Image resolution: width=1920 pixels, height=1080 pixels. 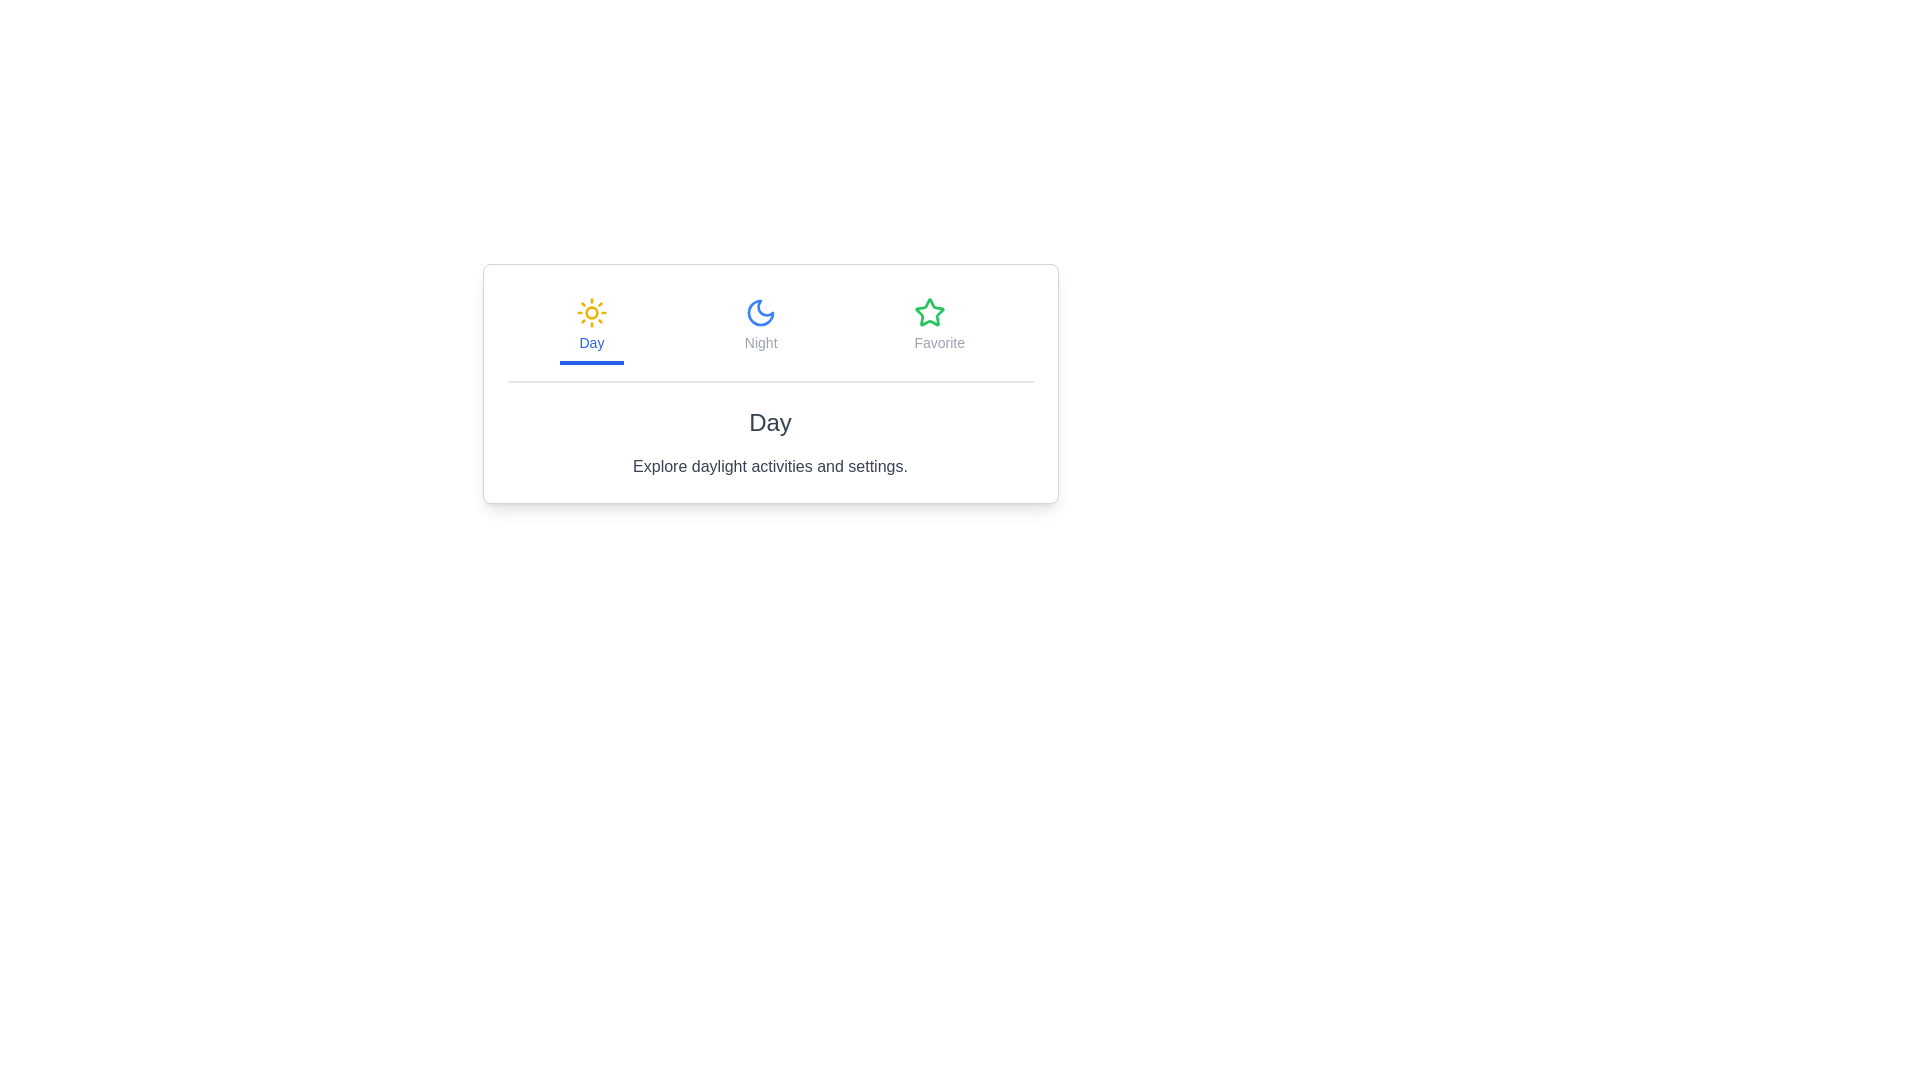 I want to click on the tab corresponding to Favorite by clicking on its button, so click(x=938, y=326).